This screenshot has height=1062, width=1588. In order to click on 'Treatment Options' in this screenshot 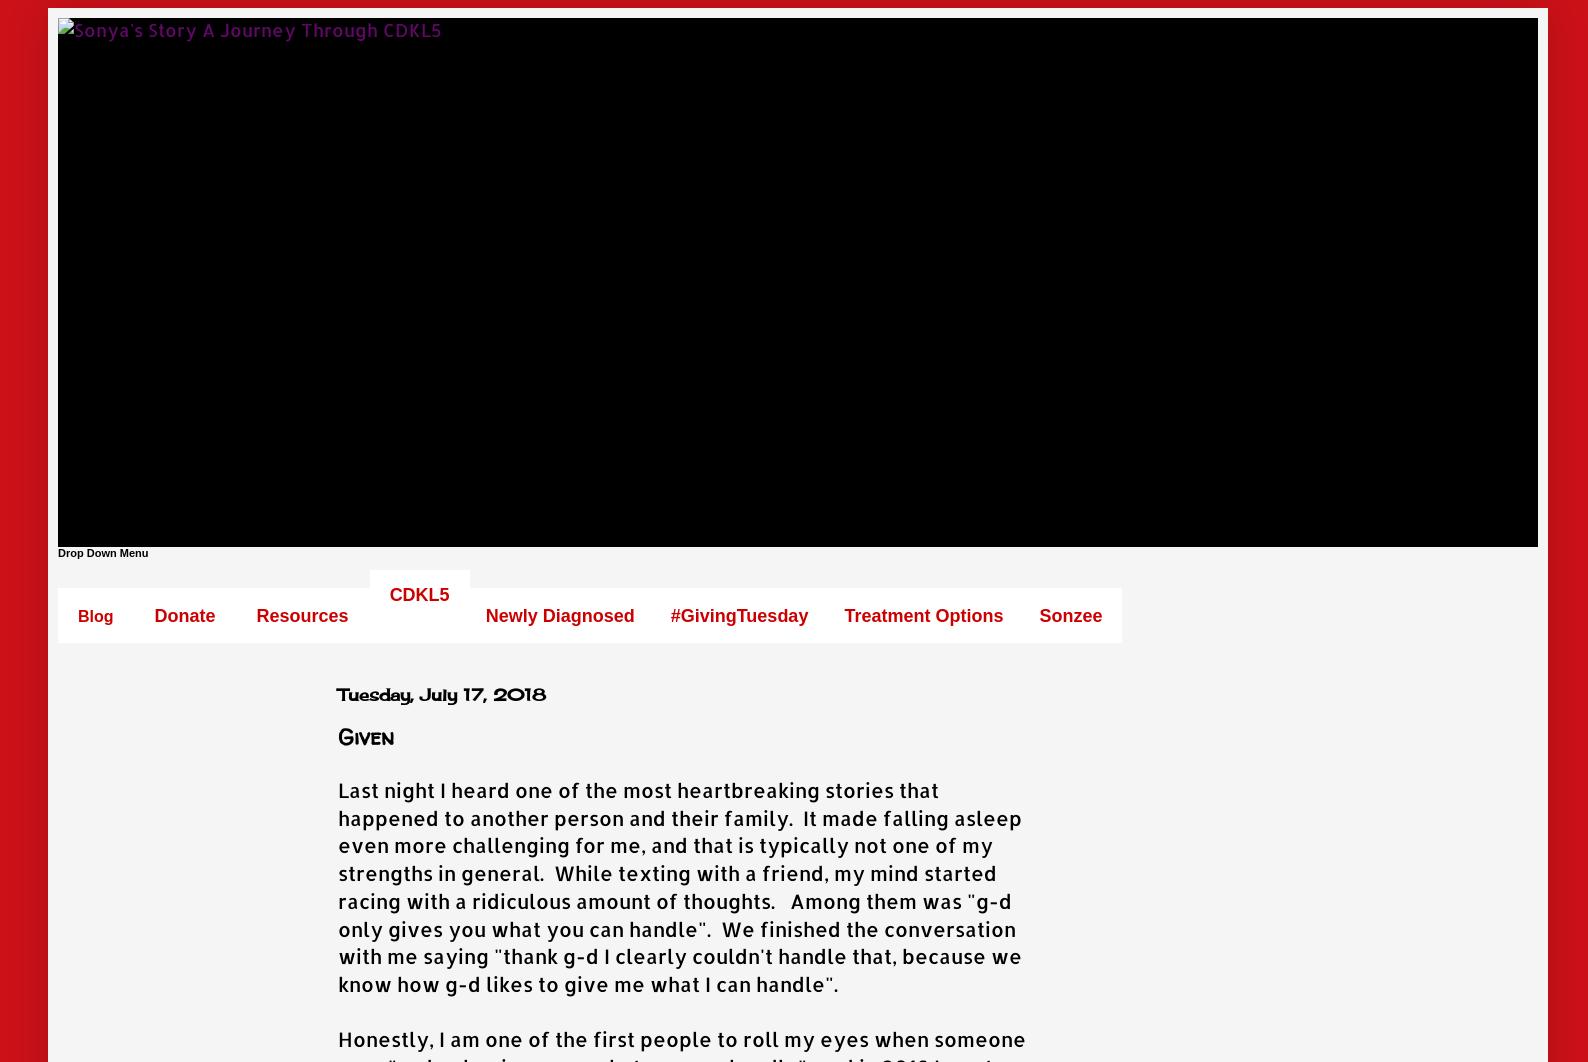, I will do `click(922, 615)`.